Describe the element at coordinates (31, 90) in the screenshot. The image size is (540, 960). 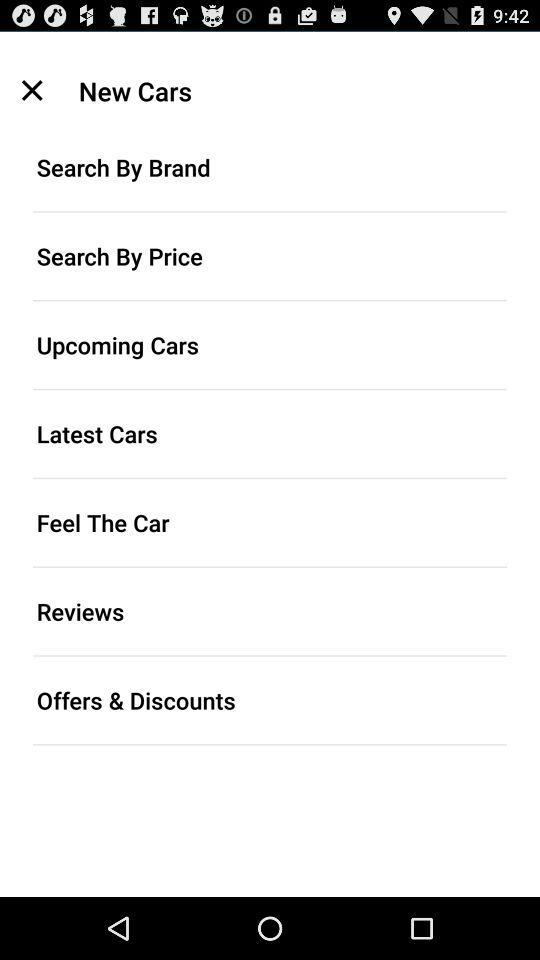
I see `the icon to the left of new cars` at that location.